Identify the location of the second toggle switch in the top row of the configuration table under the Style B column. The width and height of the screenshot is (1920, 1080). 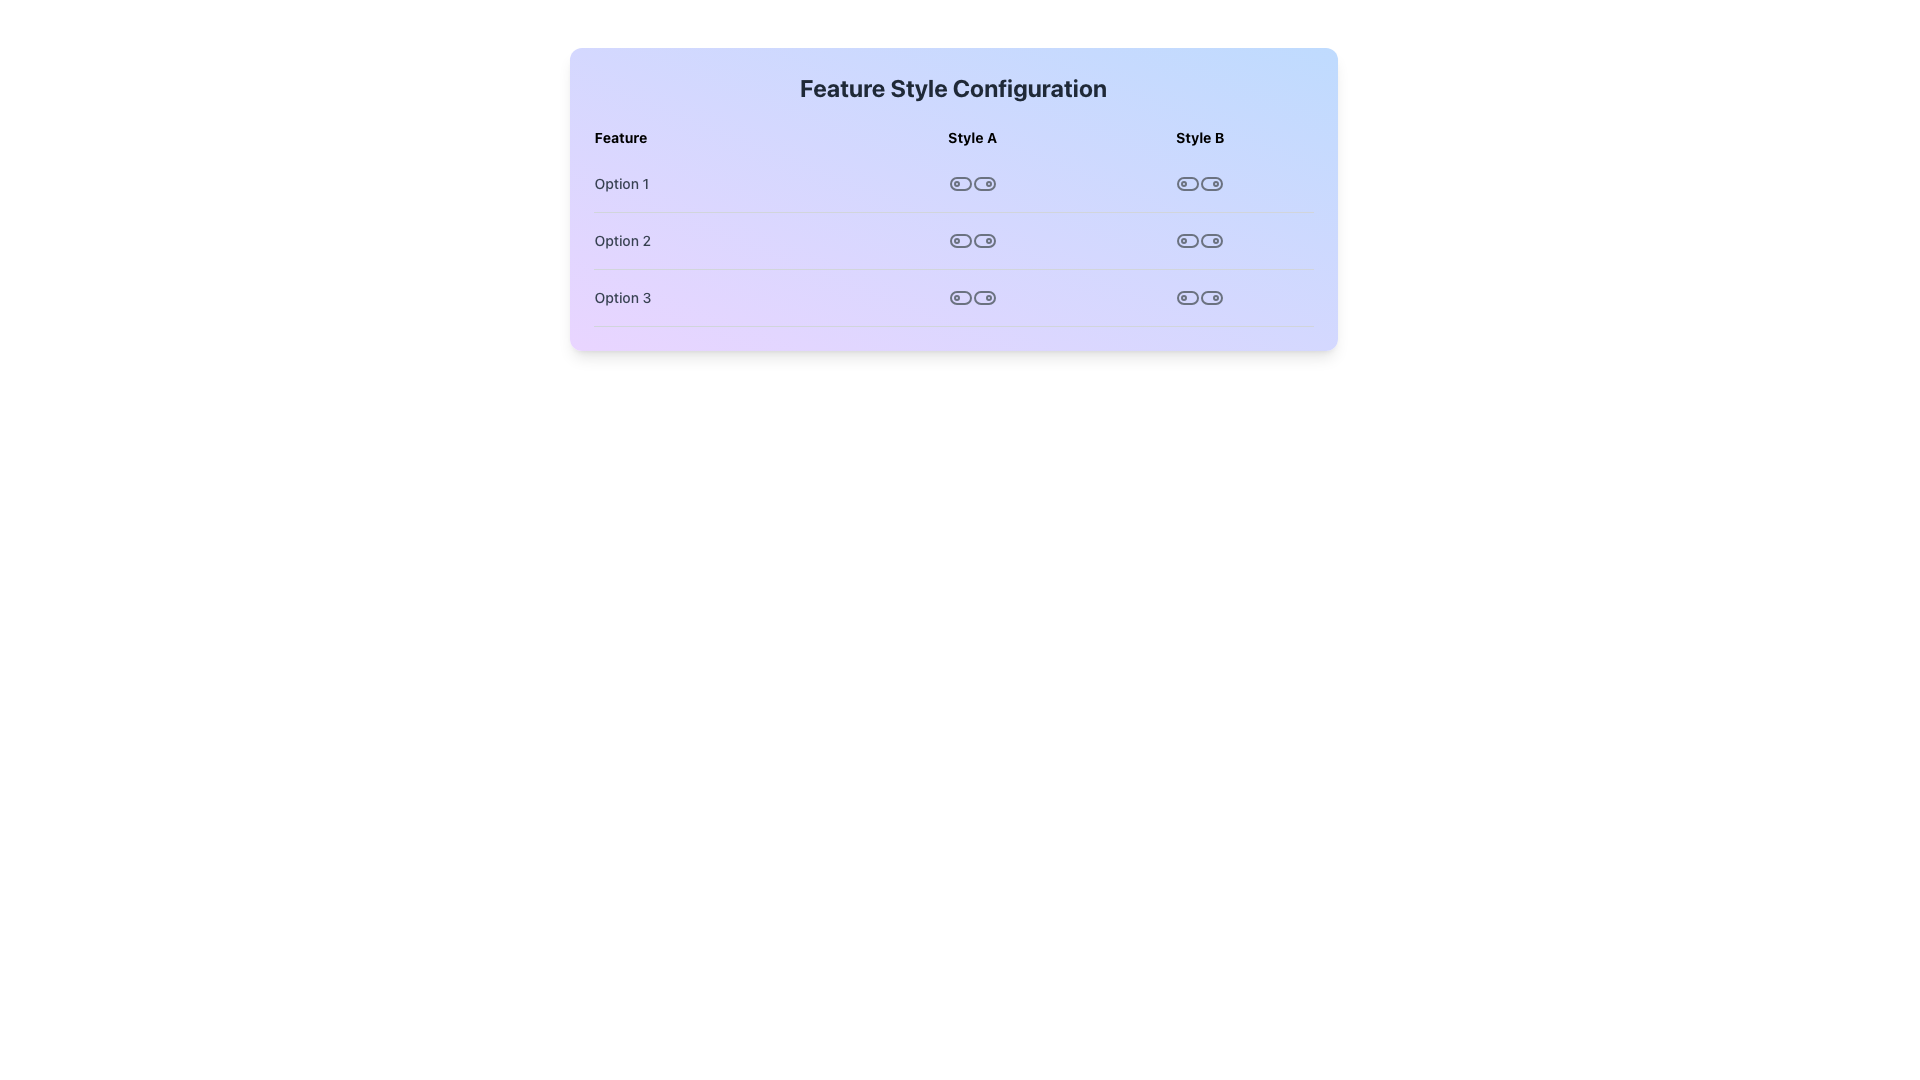
(1211, 184).